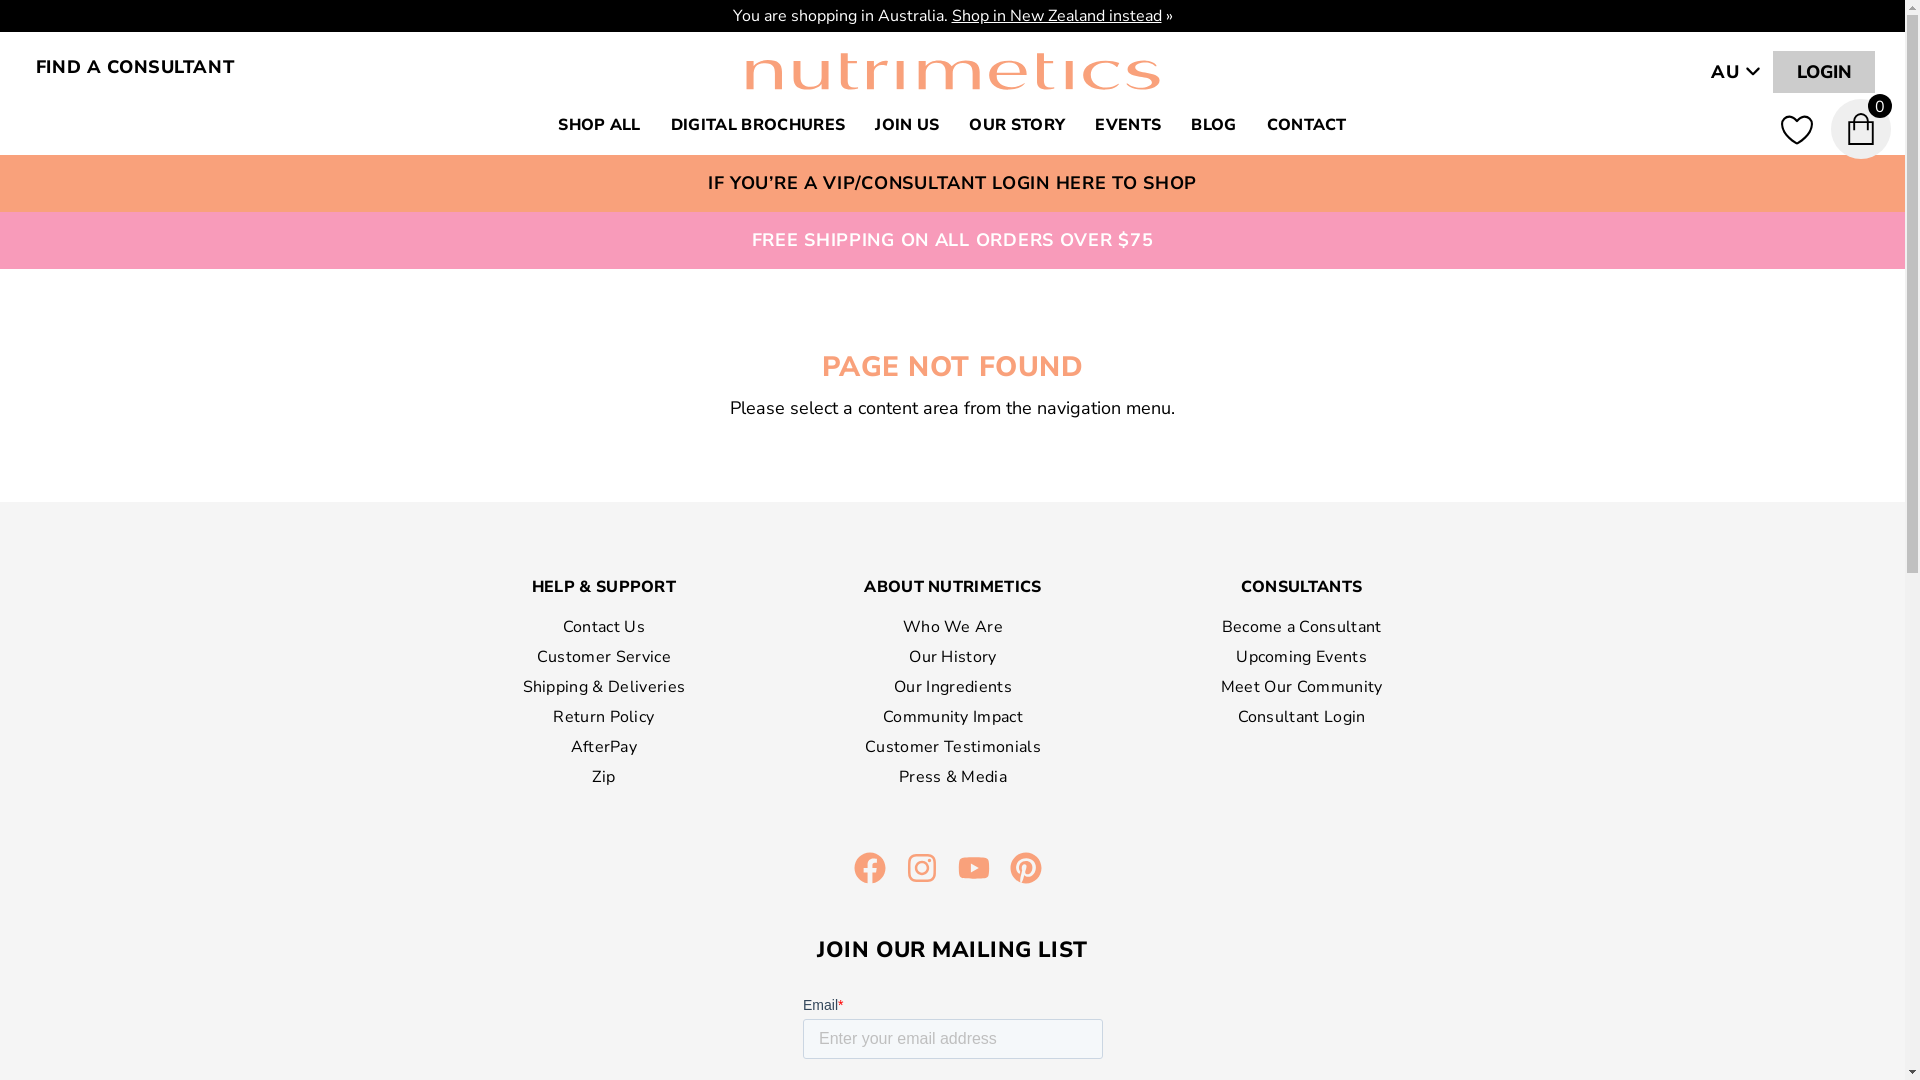 This screenshot has height=1080, width=1920. Describe the element at coordinates (602, 747) in the screenshot. I see `'AfterPay'` at that location.